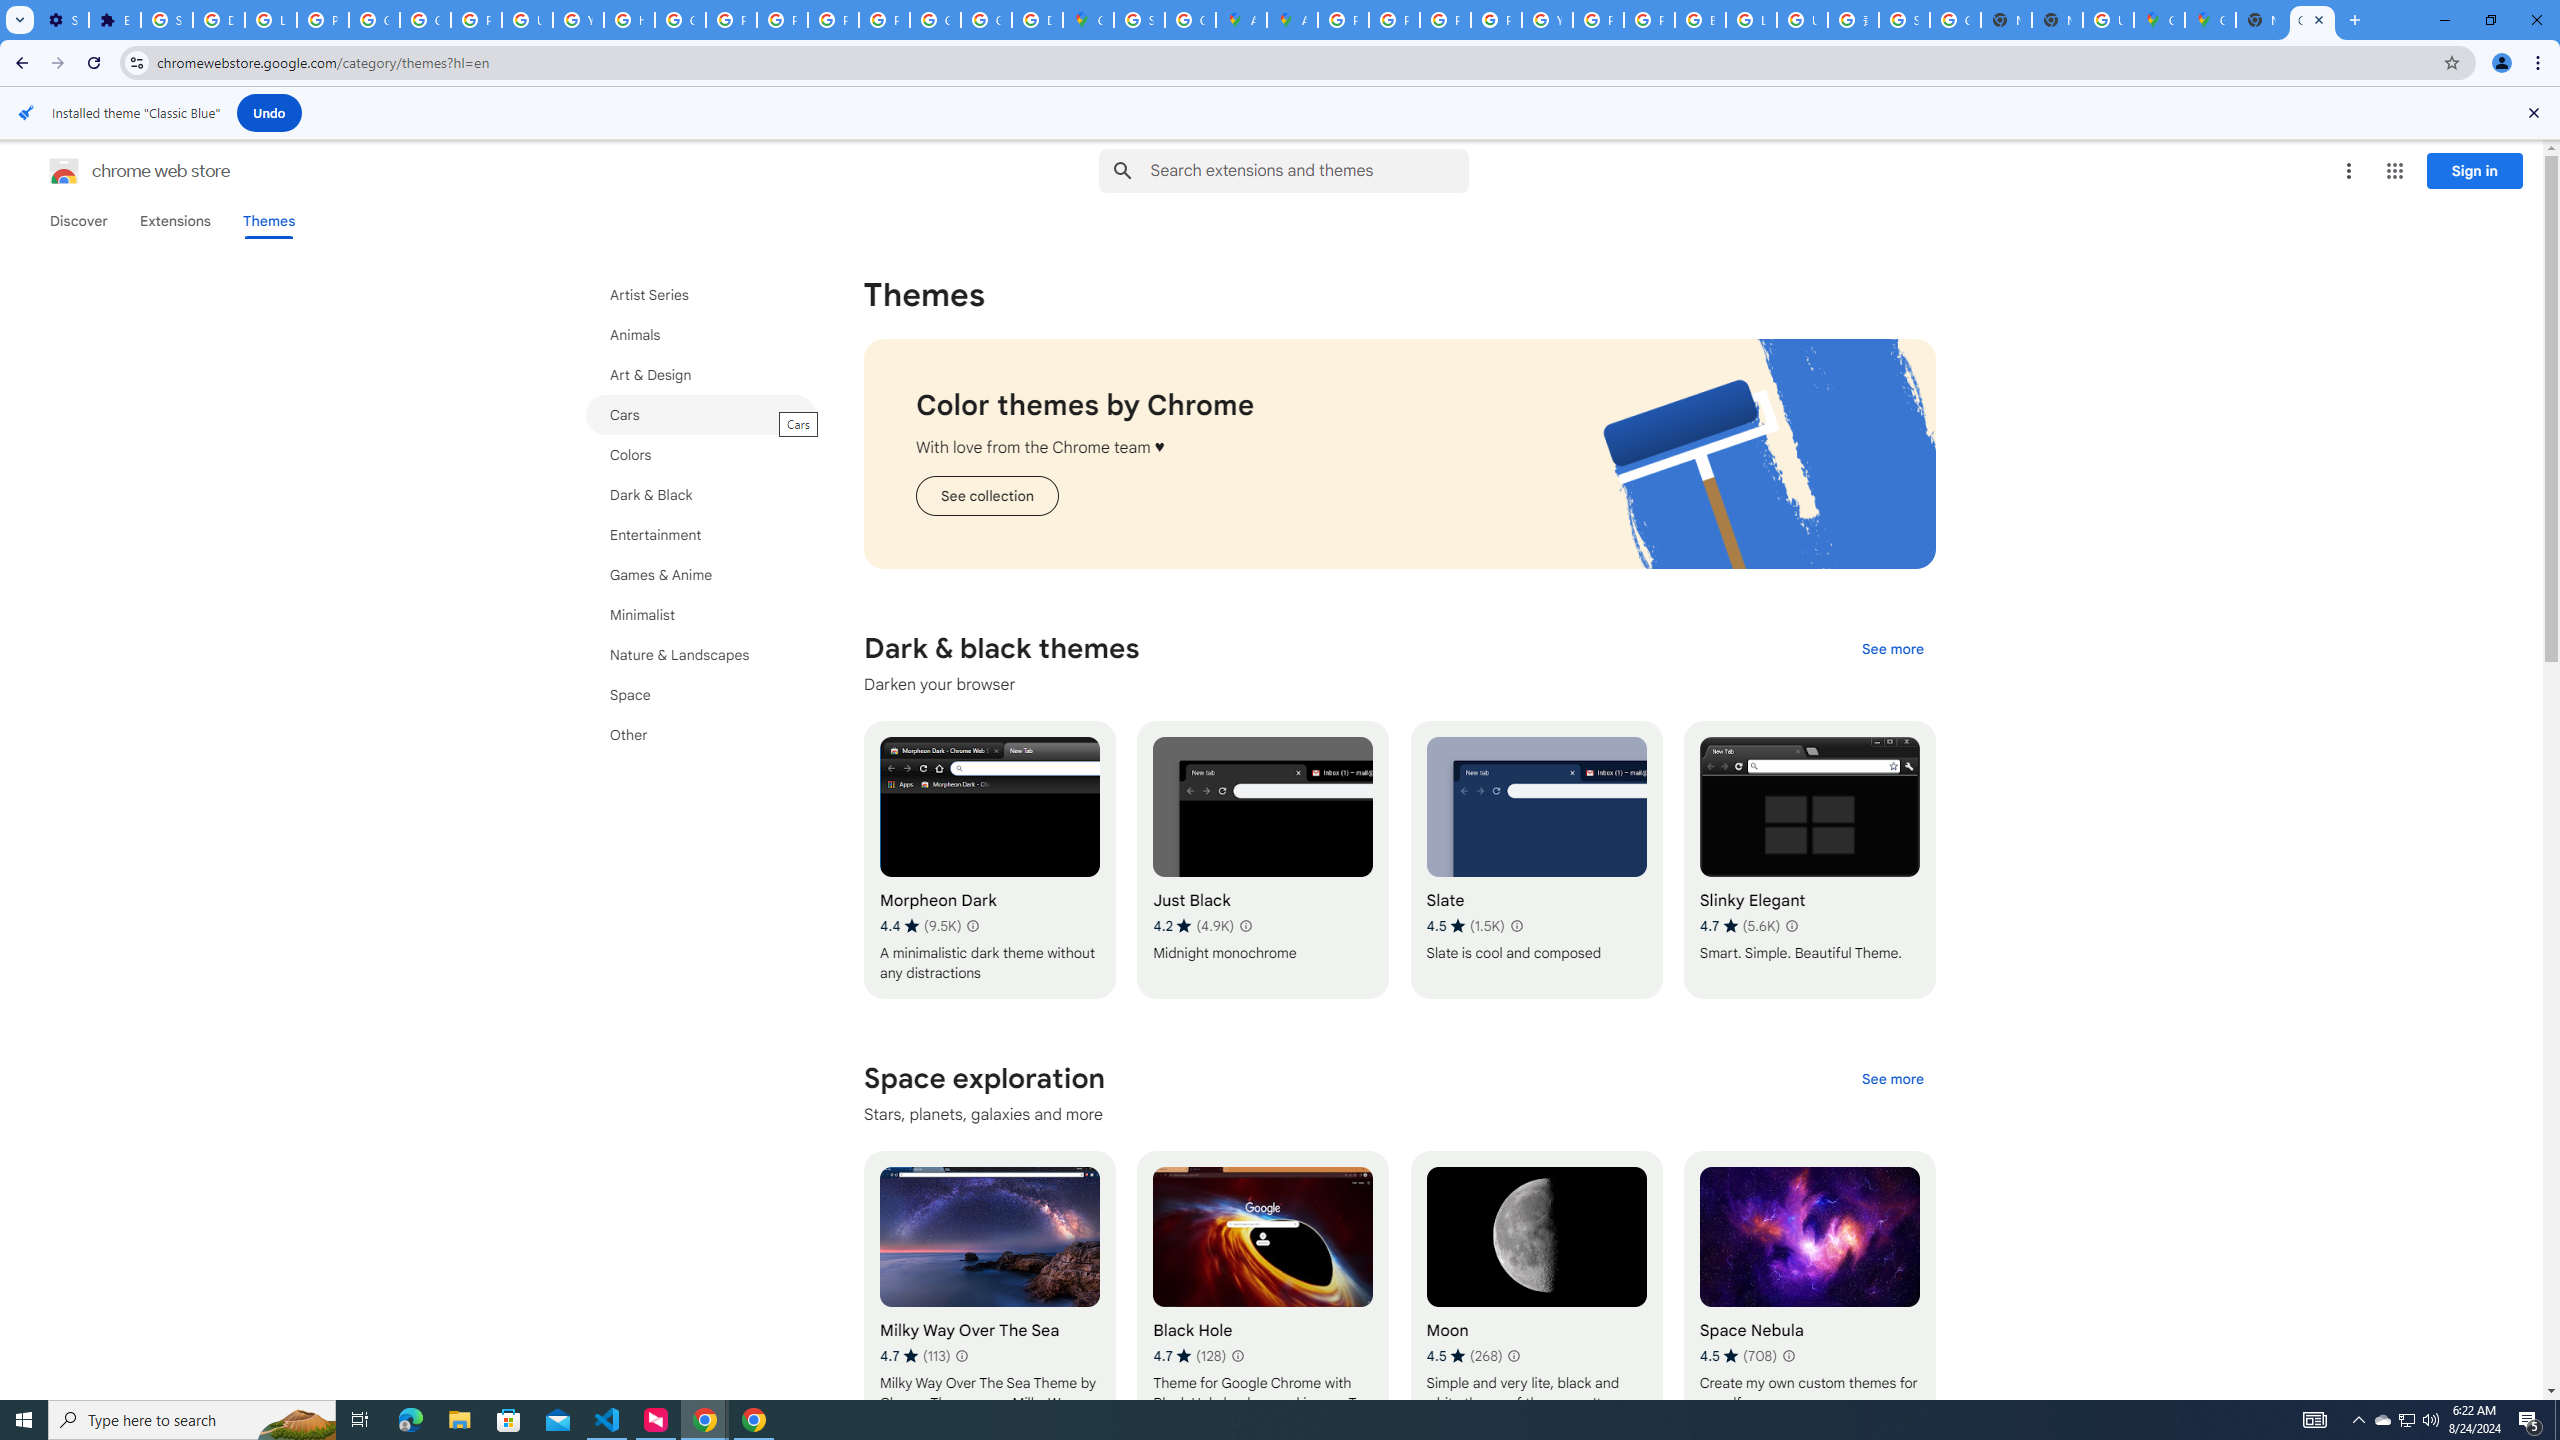 The image size is (2560, 1440). Describe the element at coordinates (970, 924) in the screenshot. I see `'Learn more about results and reviews "Morpheon Dark"'` at that location.